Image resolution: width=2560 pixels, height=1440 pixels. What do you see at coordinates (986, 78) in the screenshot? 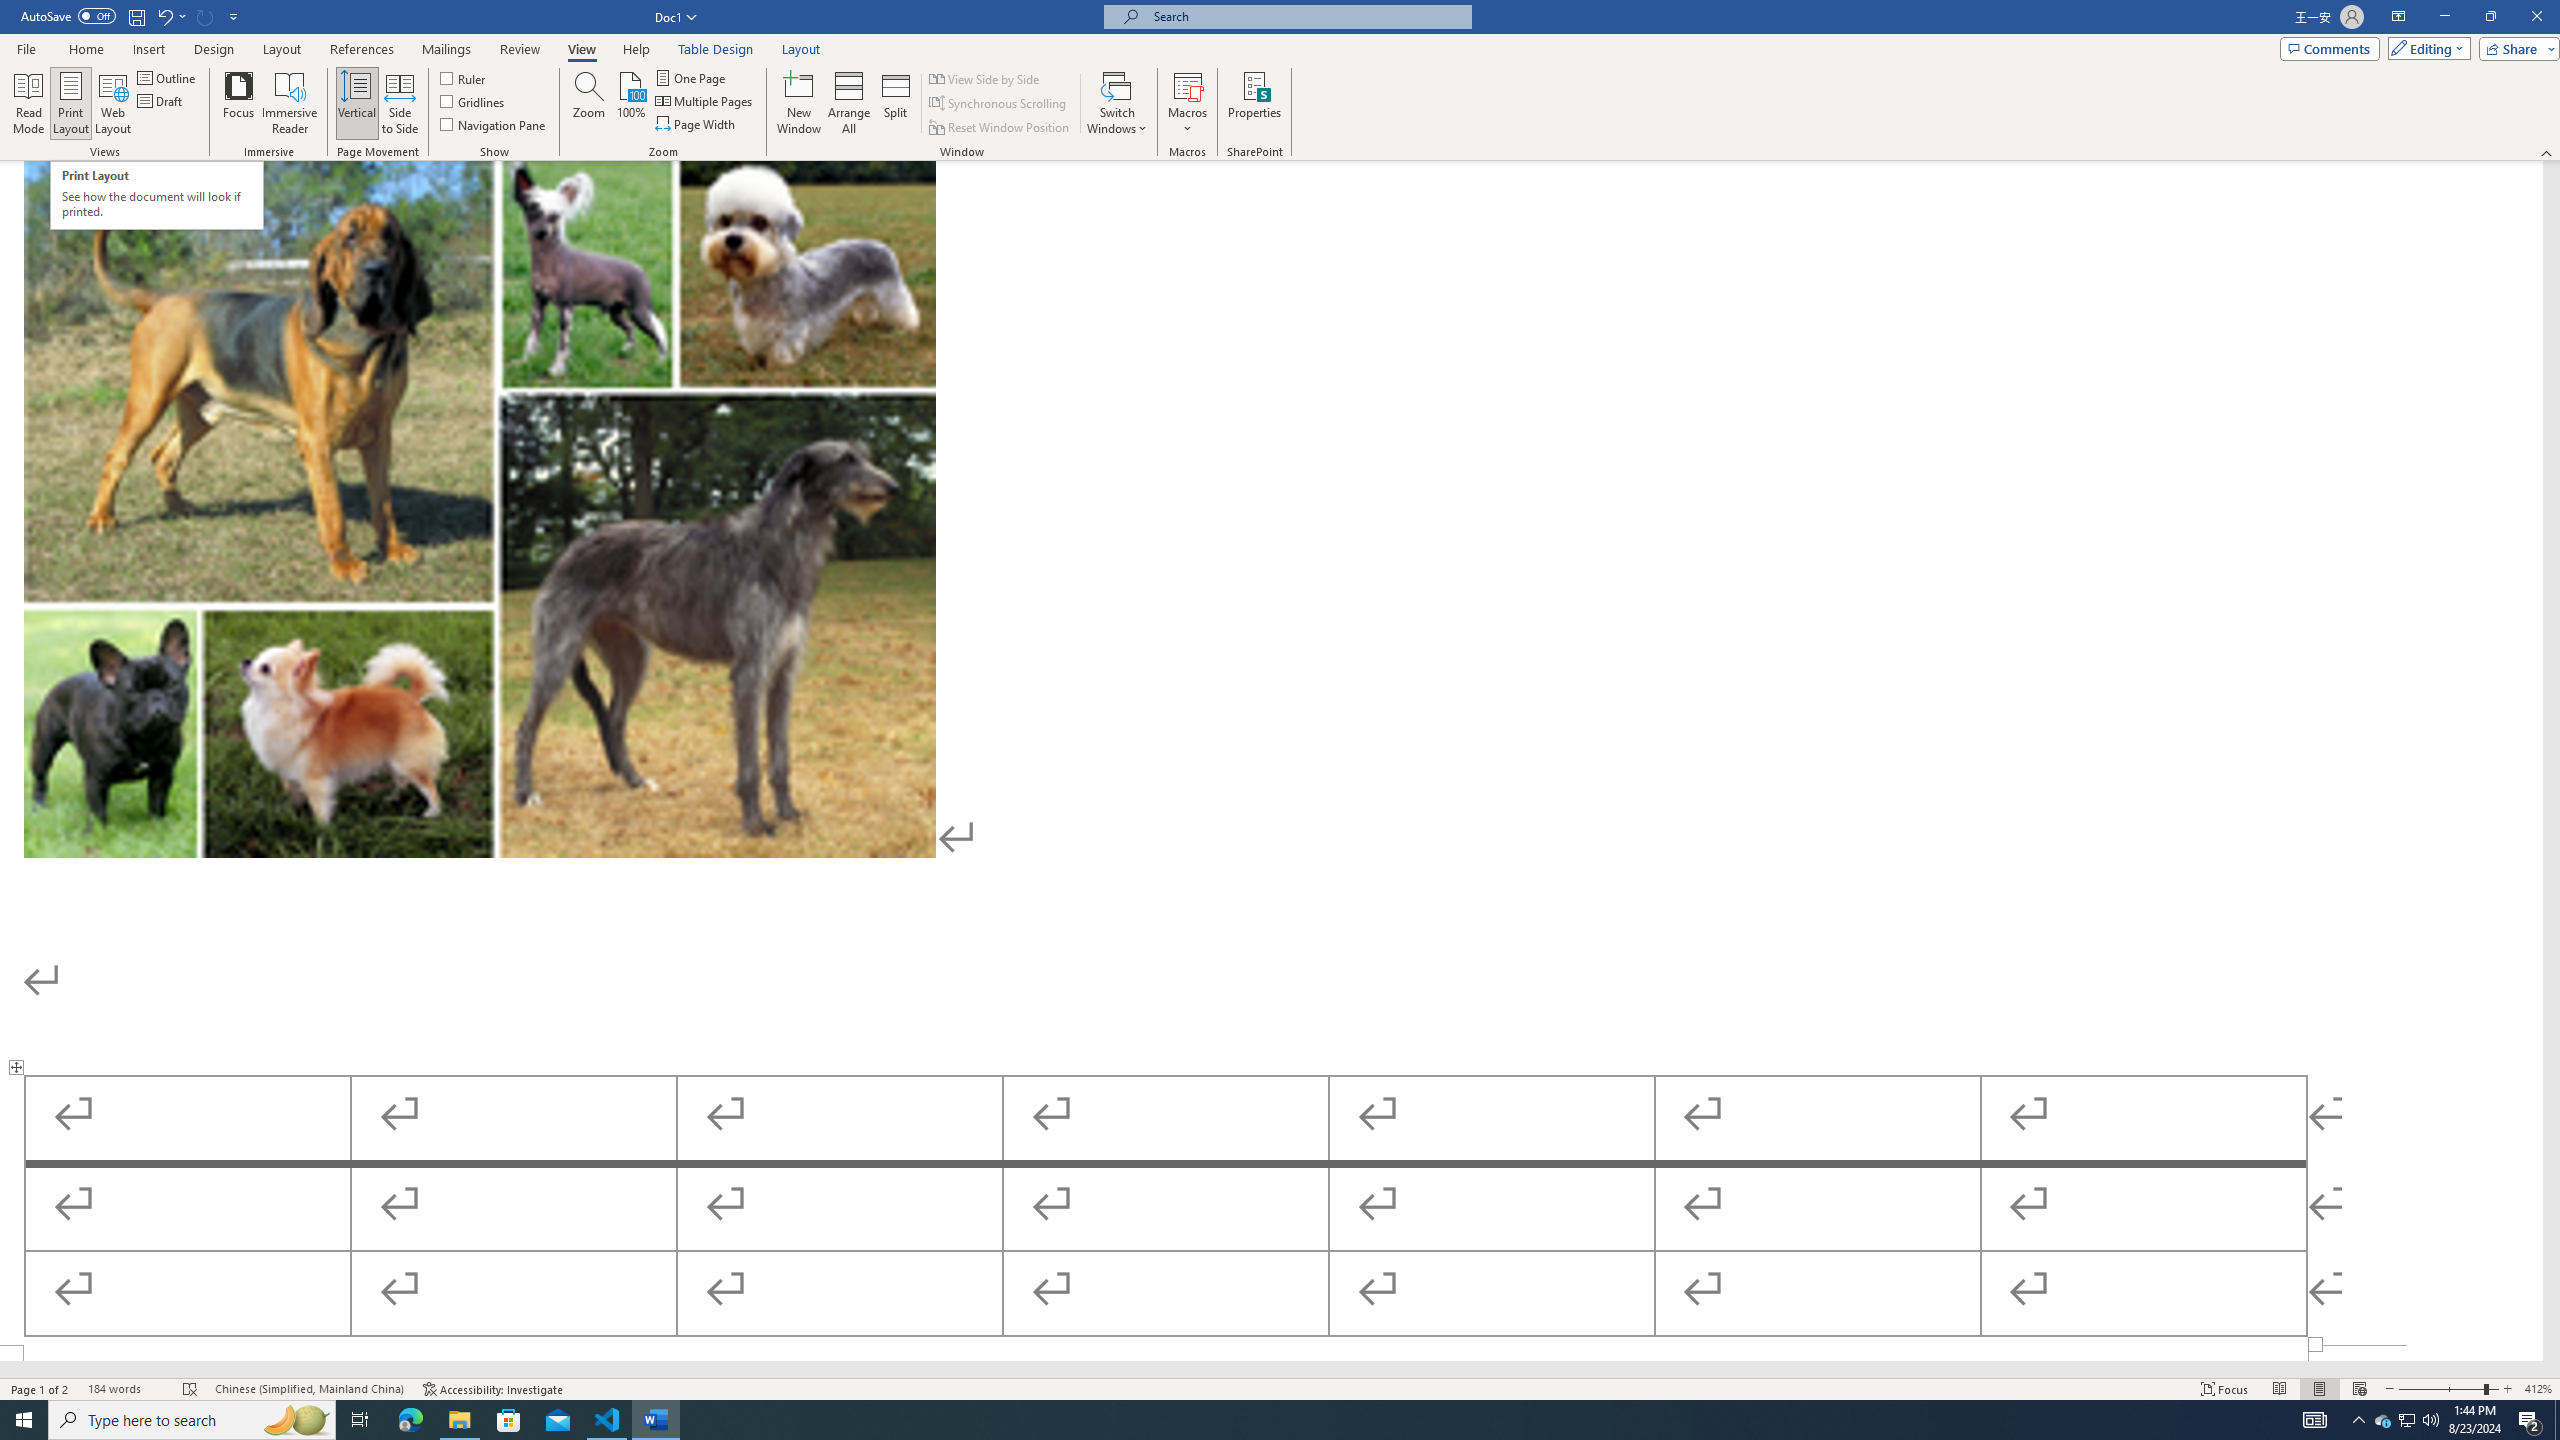
I see `'View Side by Side'` at bounding box center [986, 78].